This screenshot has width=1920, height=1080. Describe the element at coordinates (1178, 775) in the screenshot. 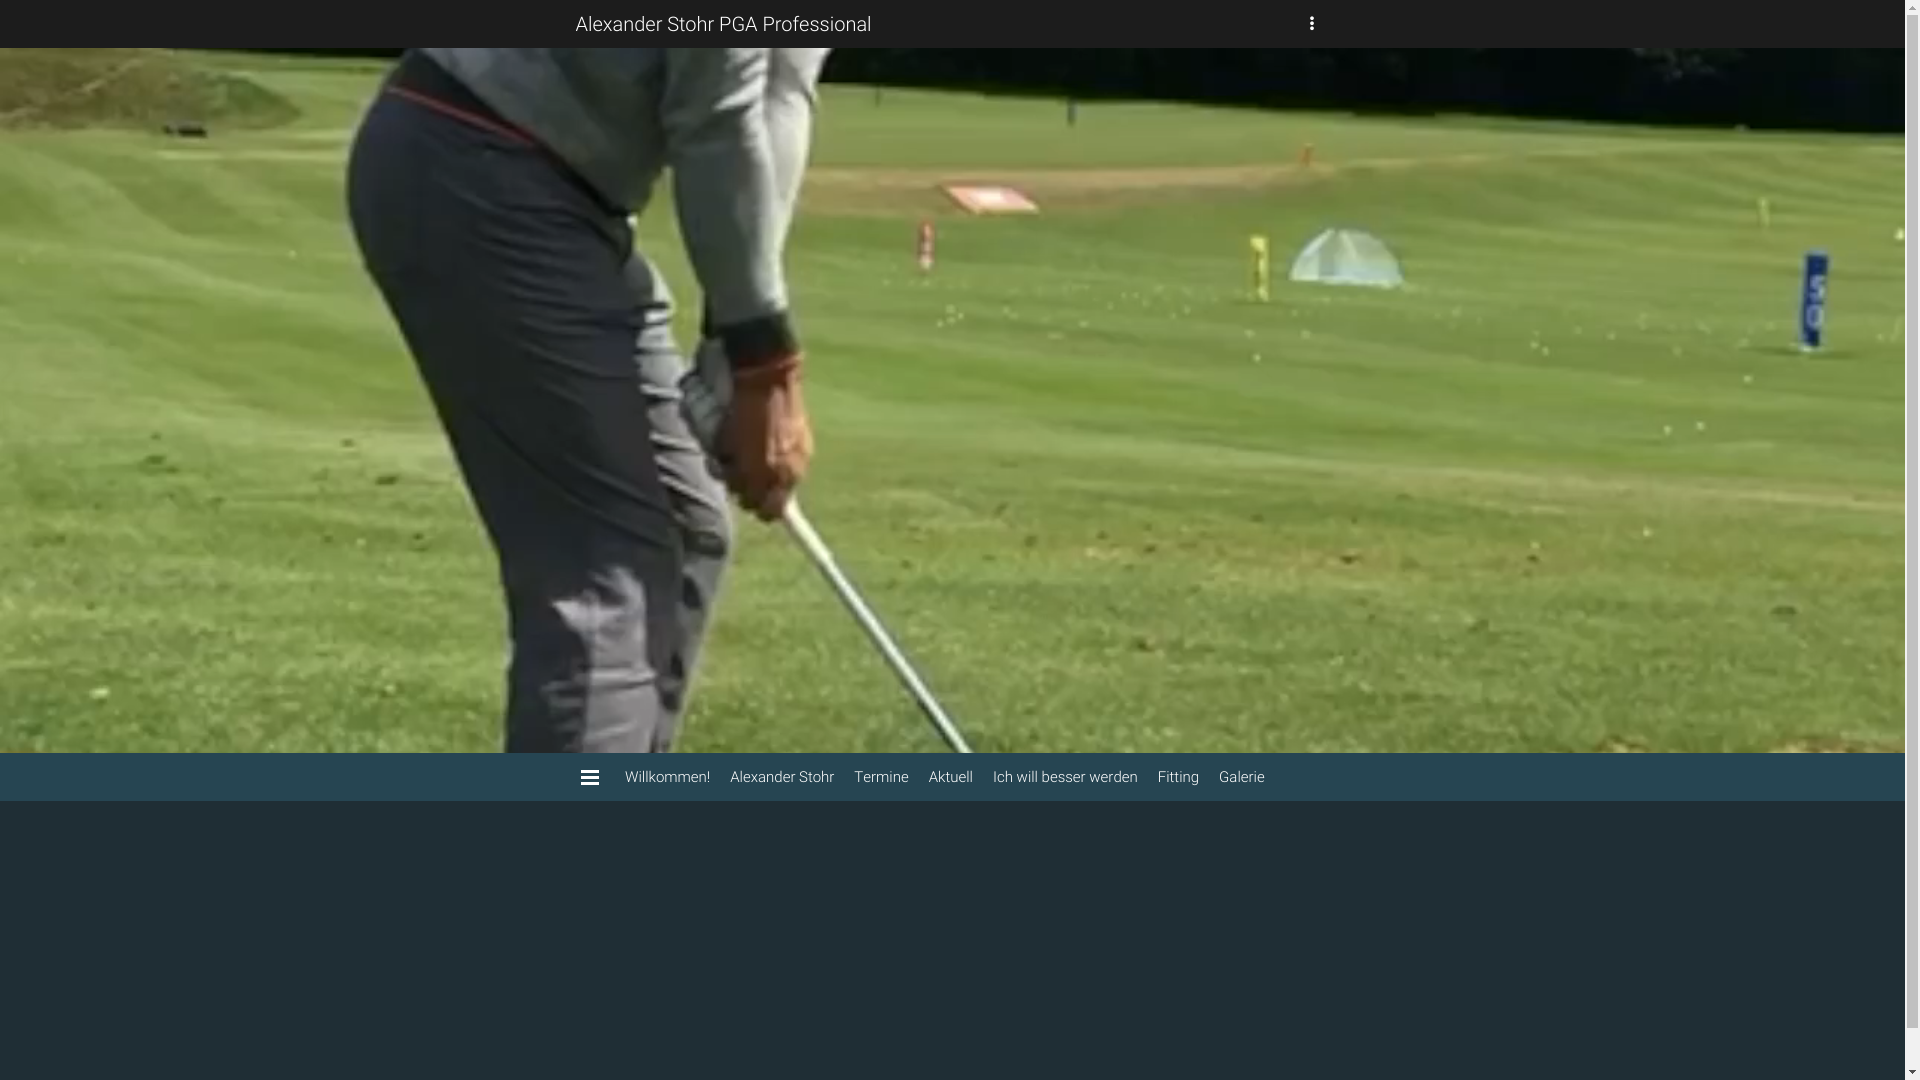

I see `'Fitting'` at that location.